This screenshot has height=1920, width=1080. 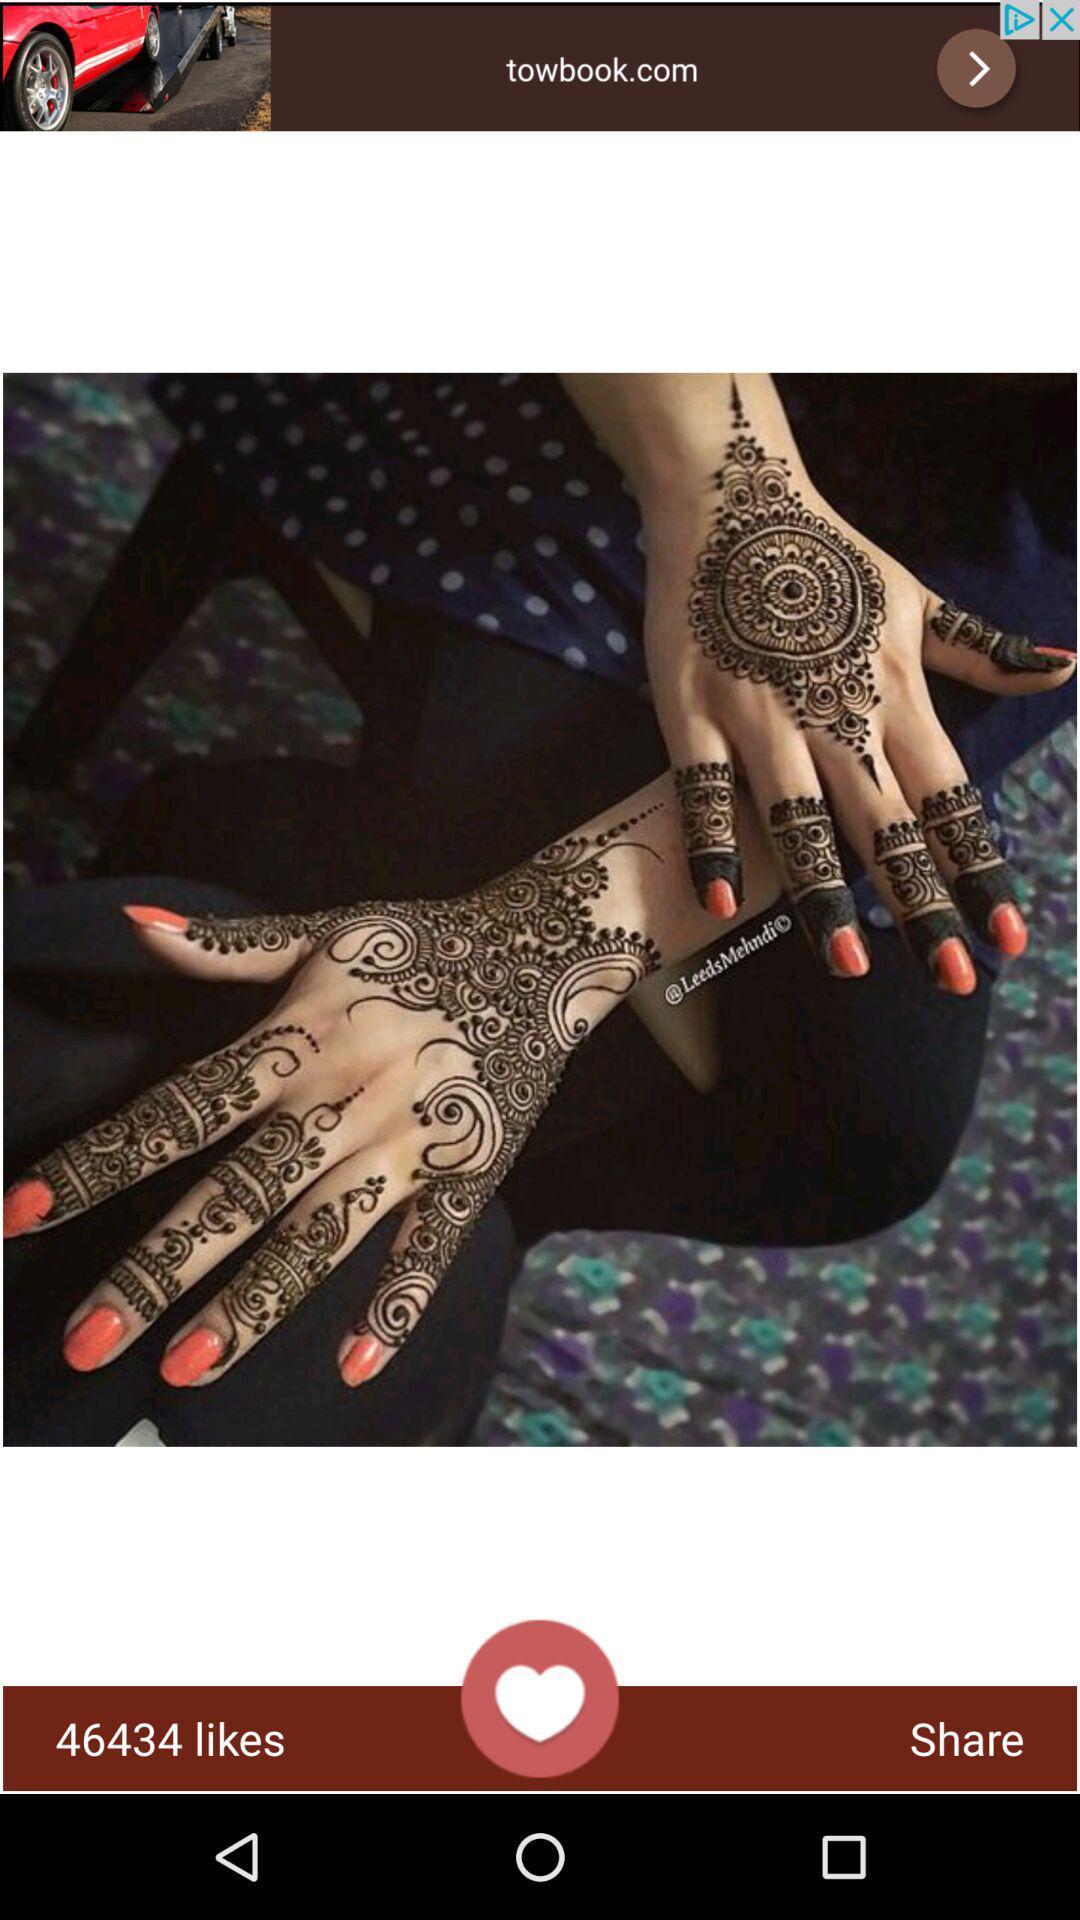 What do you see at coordinates (540, 65) in the screenshot?
I see `advertisement` at bounding box center [540, 65].